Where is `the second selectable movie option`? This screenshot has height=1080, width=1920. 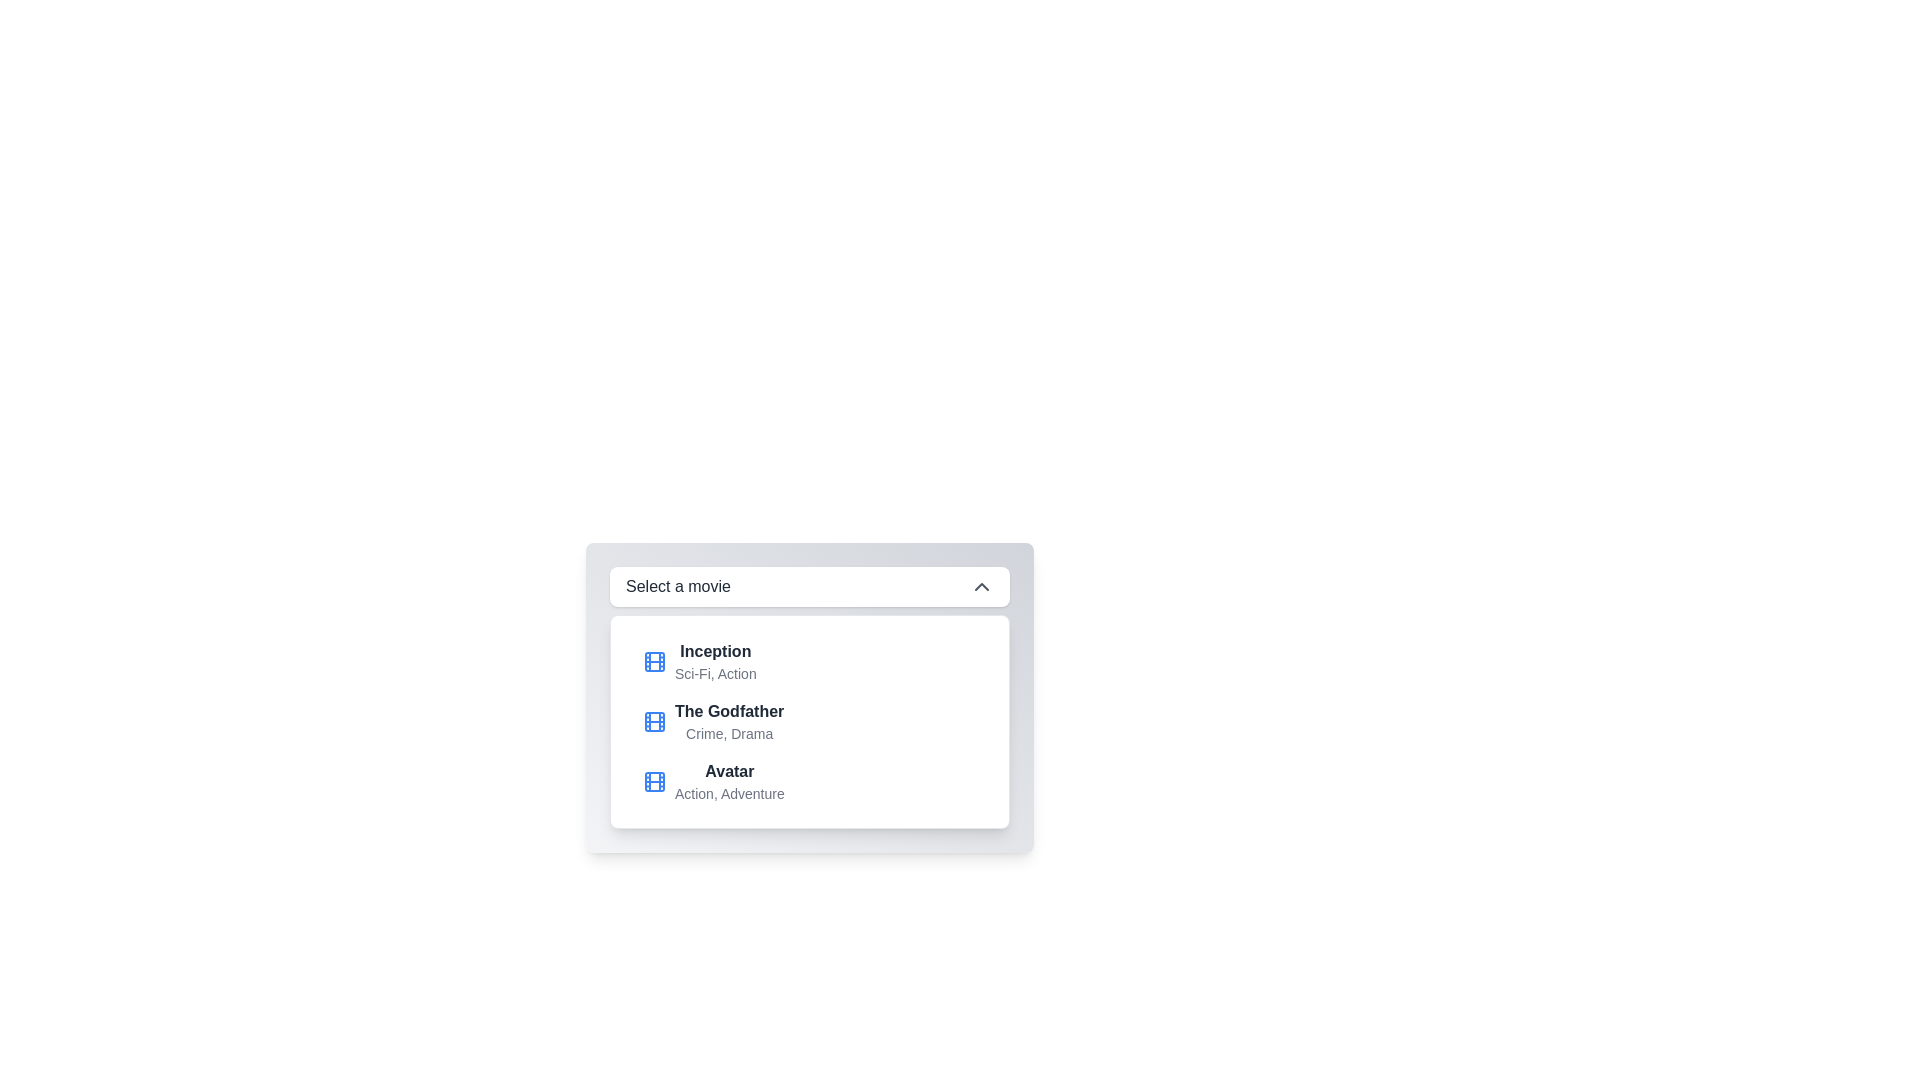 the second selectable movie option is located at coordinates (810, 721).